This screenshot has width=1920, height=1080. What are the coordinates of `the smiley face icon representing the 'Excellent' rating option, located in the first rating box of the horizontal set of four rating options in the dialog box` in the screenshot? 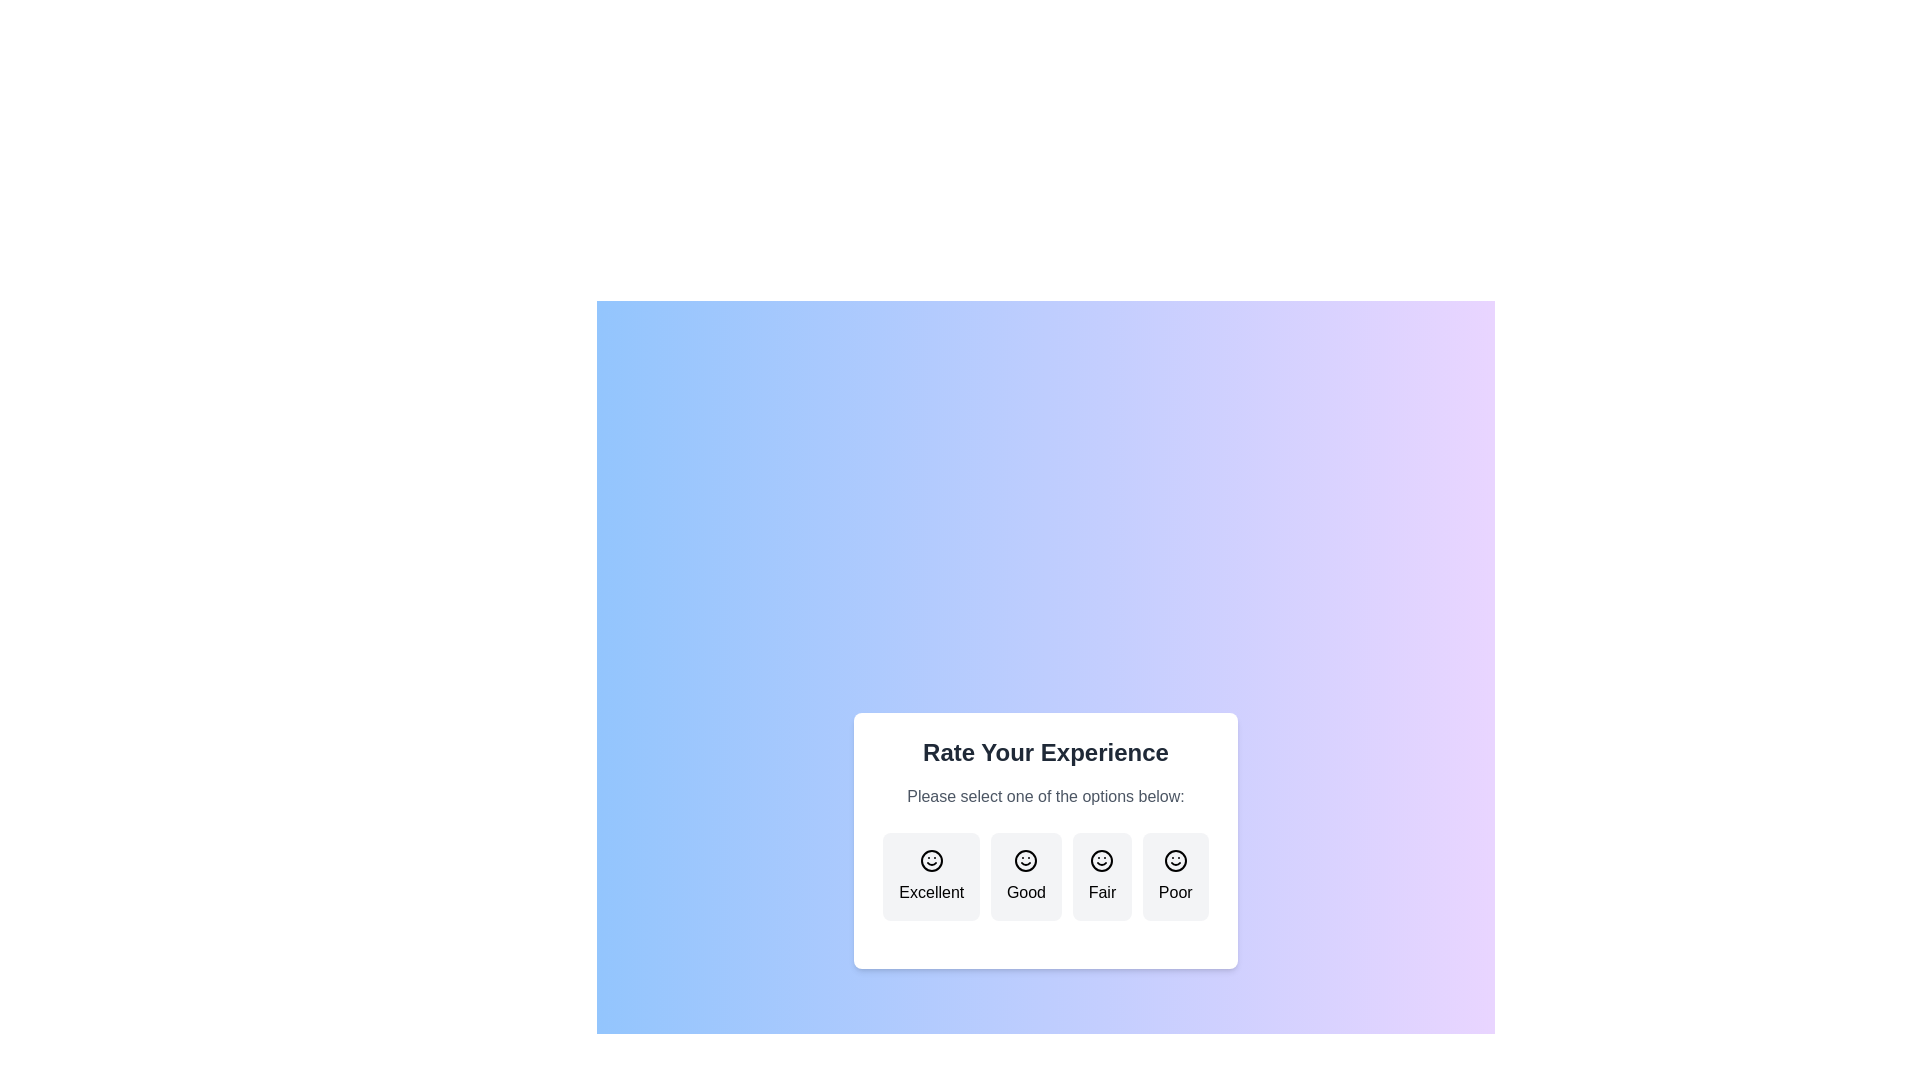 It's located at (930, 859).